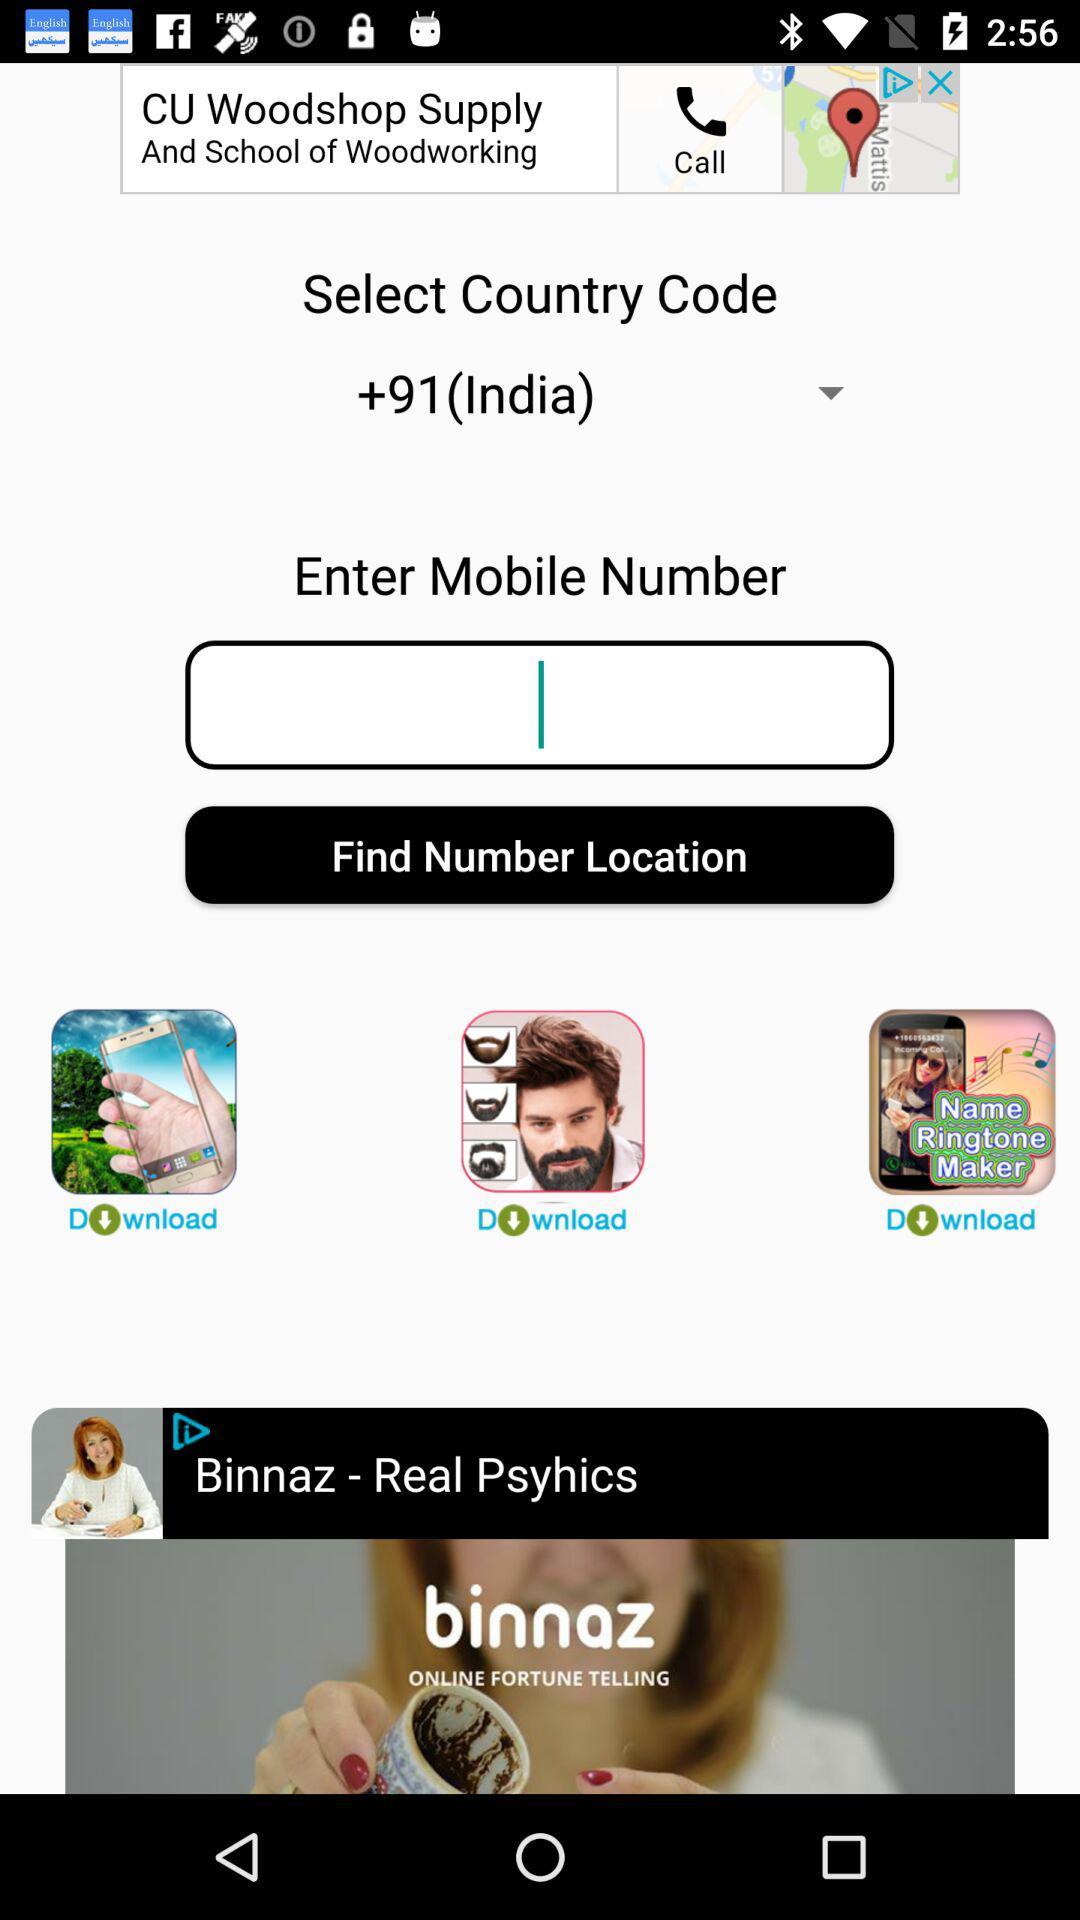 The image size is (1080, 1920). What do you see at coordinates (947, 1112) in the screenshot?
I see `download ringtone maker` at bounding box center [947, 1112].